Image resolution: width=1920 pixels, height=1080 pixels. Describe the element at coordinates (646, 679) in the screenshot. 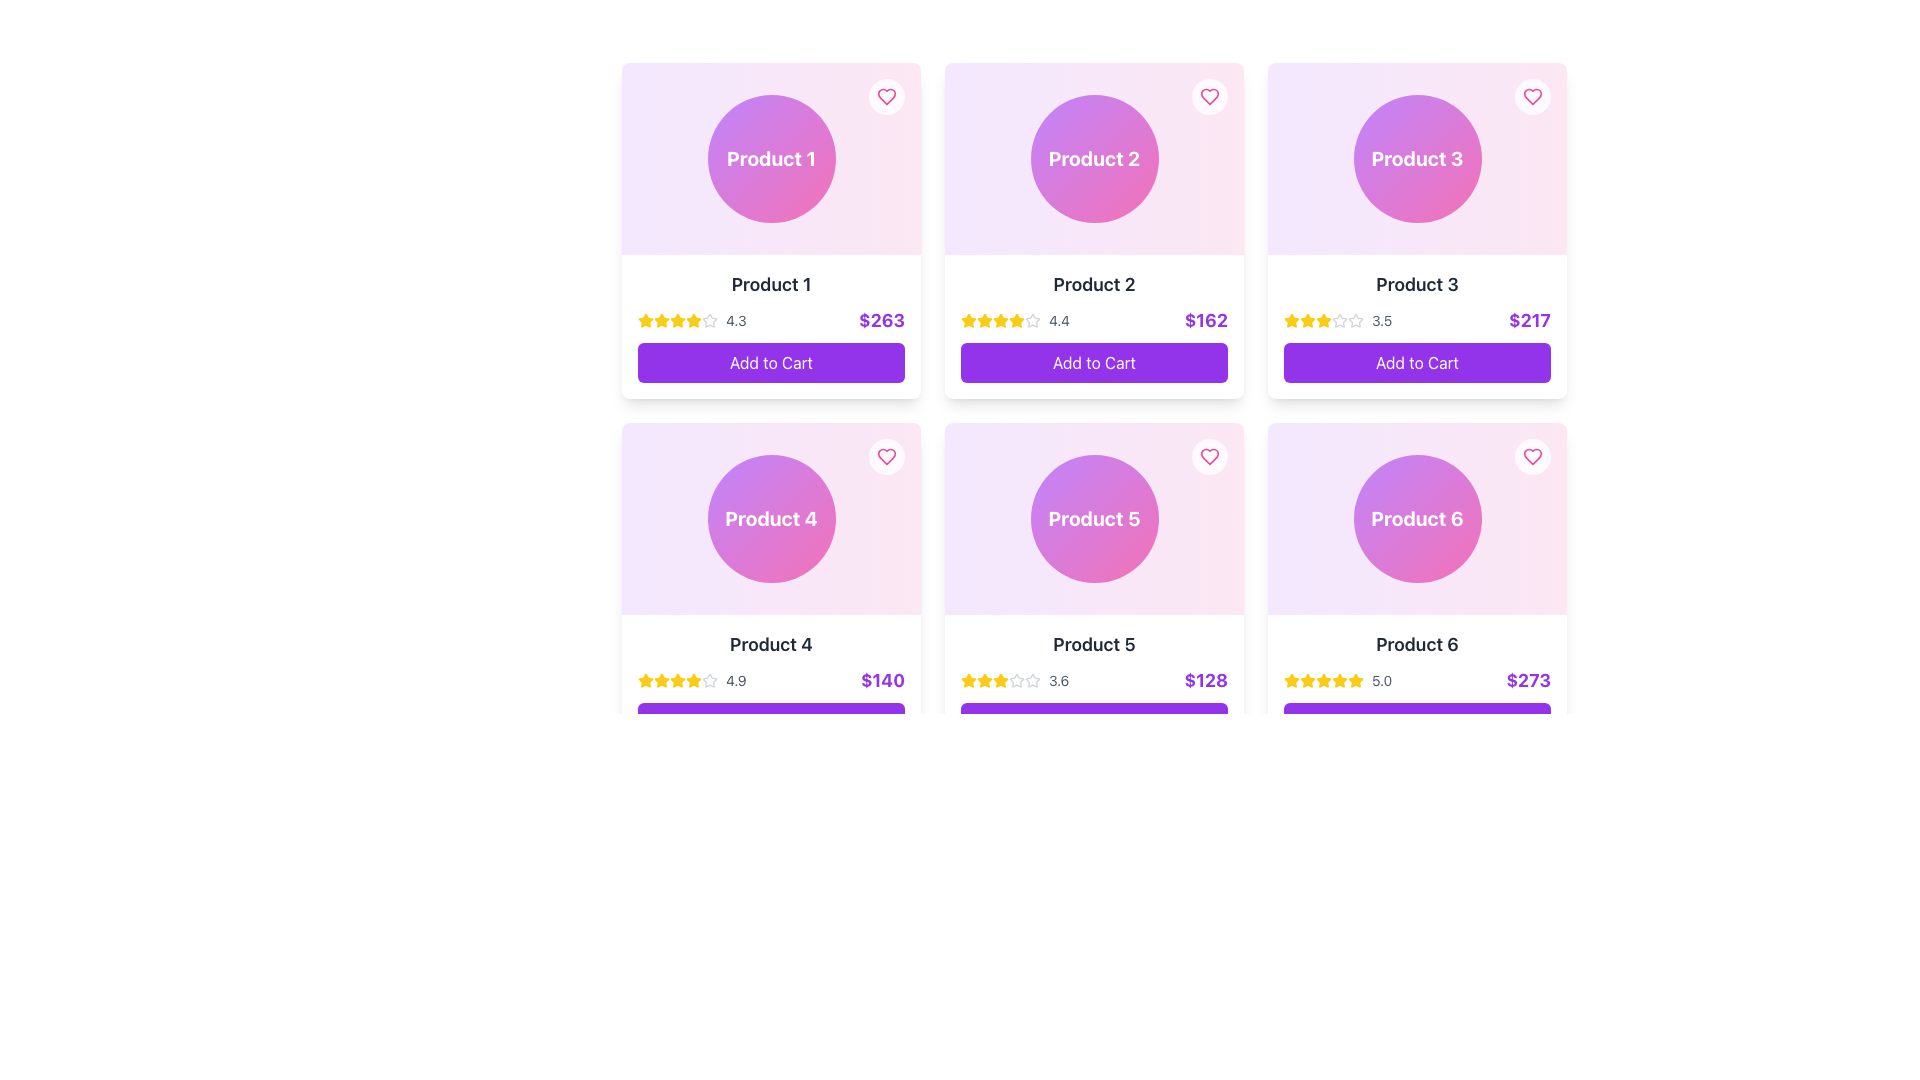

I see `the yellow four-pointed star icon associated with the rating system, located under the 'Product 4' section in the grid layout` at that location.